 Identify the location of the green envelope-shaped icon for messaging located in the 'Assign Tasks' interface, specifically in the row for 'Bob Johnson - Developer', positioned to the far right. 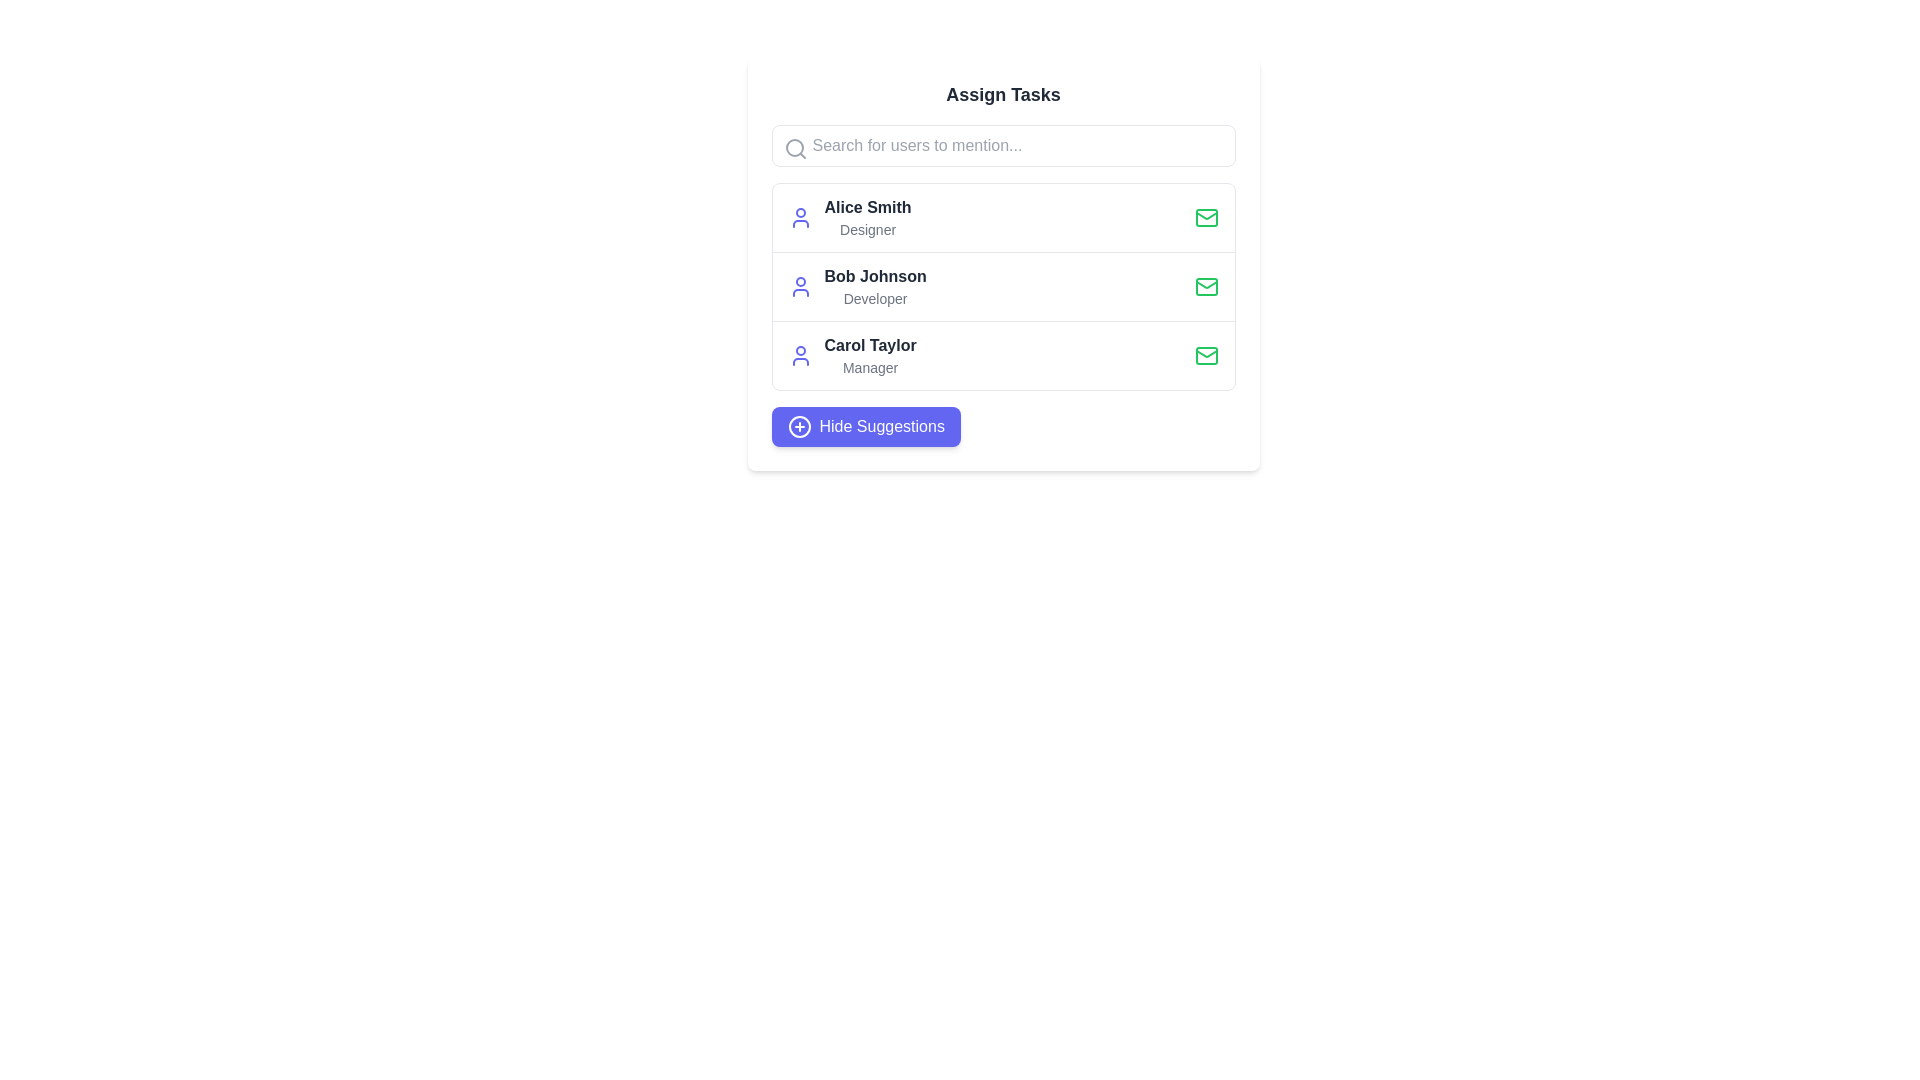
(1205, 286).